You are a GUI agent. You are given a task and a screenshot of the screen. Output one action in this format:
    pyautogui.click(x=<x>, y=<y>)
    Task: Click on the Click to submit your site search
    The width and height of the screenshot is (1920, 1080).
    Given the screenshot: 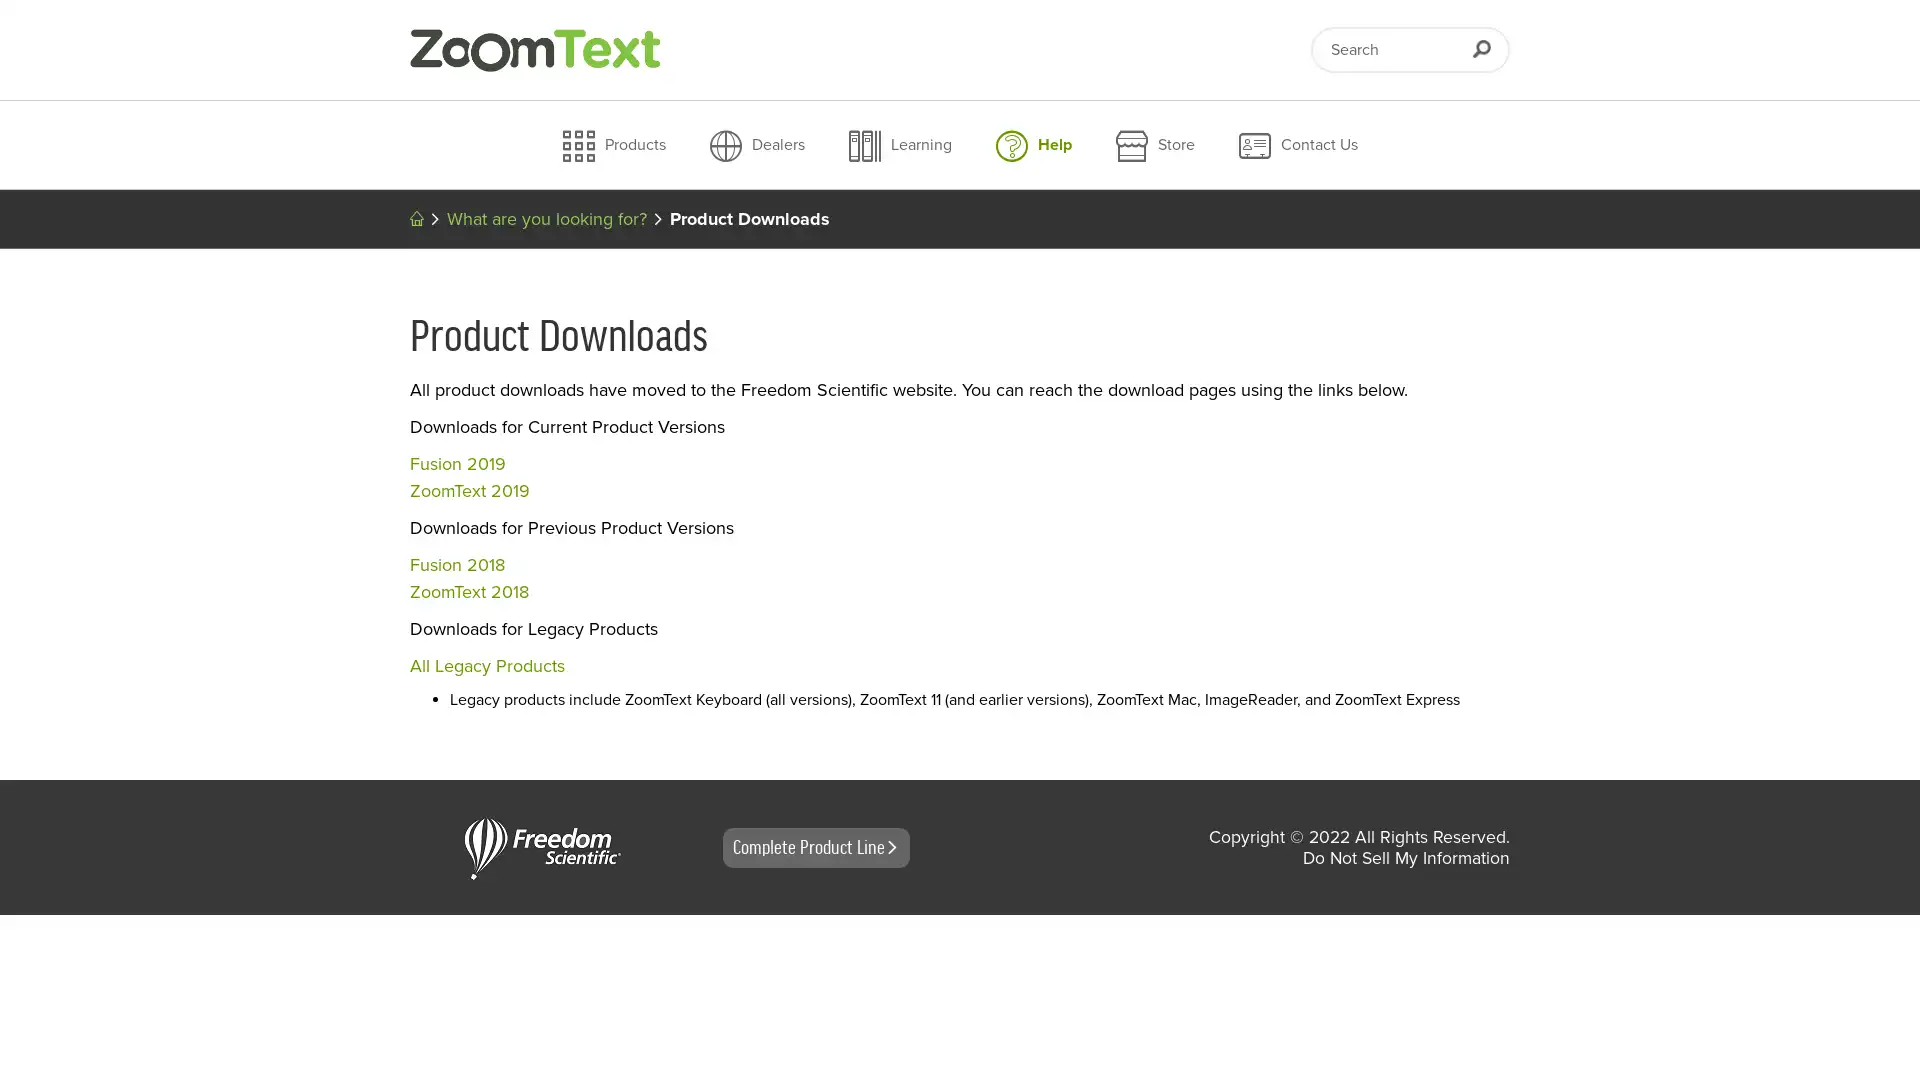 What is the action you would take?
    pyautogui.click(x=1481, y=48)
    